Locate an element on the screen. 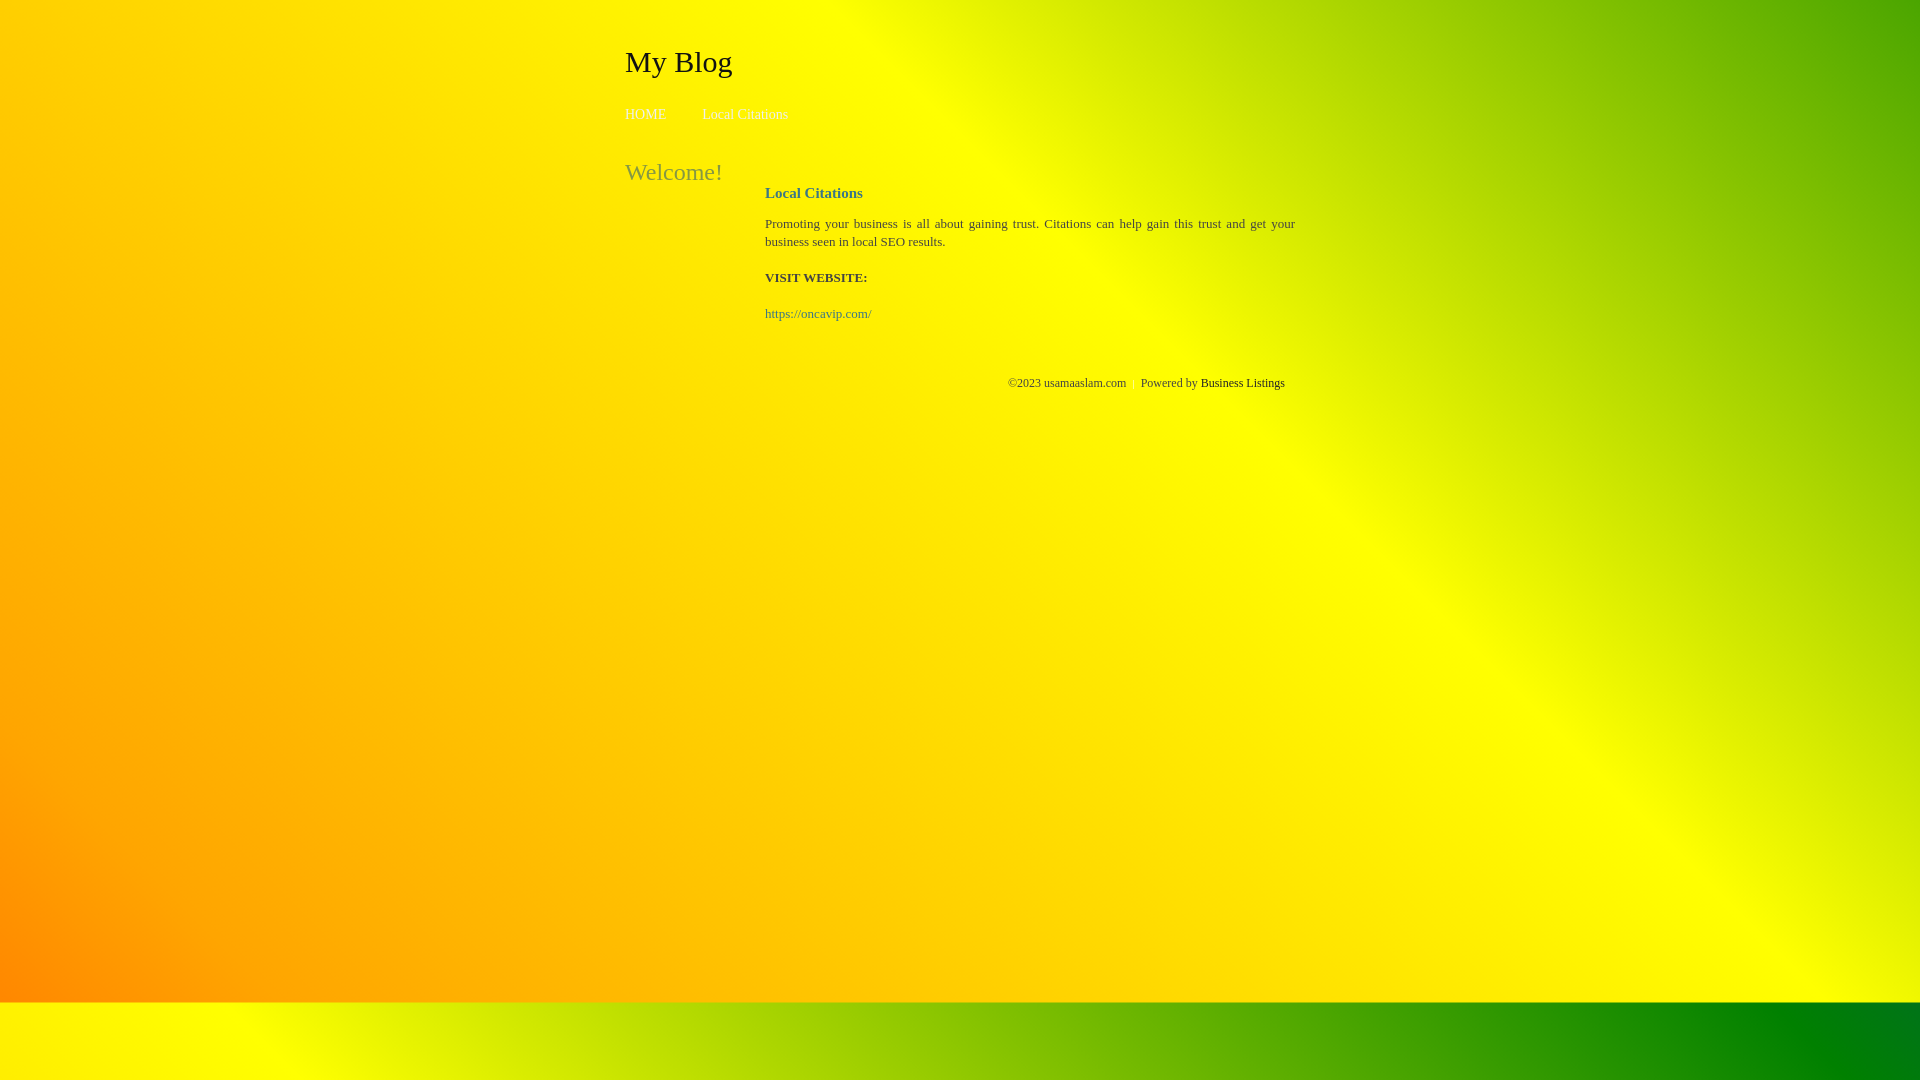 The height and width of the screenshot is (1080, 1920). 'HOME' is located at coordinates (645, 114).